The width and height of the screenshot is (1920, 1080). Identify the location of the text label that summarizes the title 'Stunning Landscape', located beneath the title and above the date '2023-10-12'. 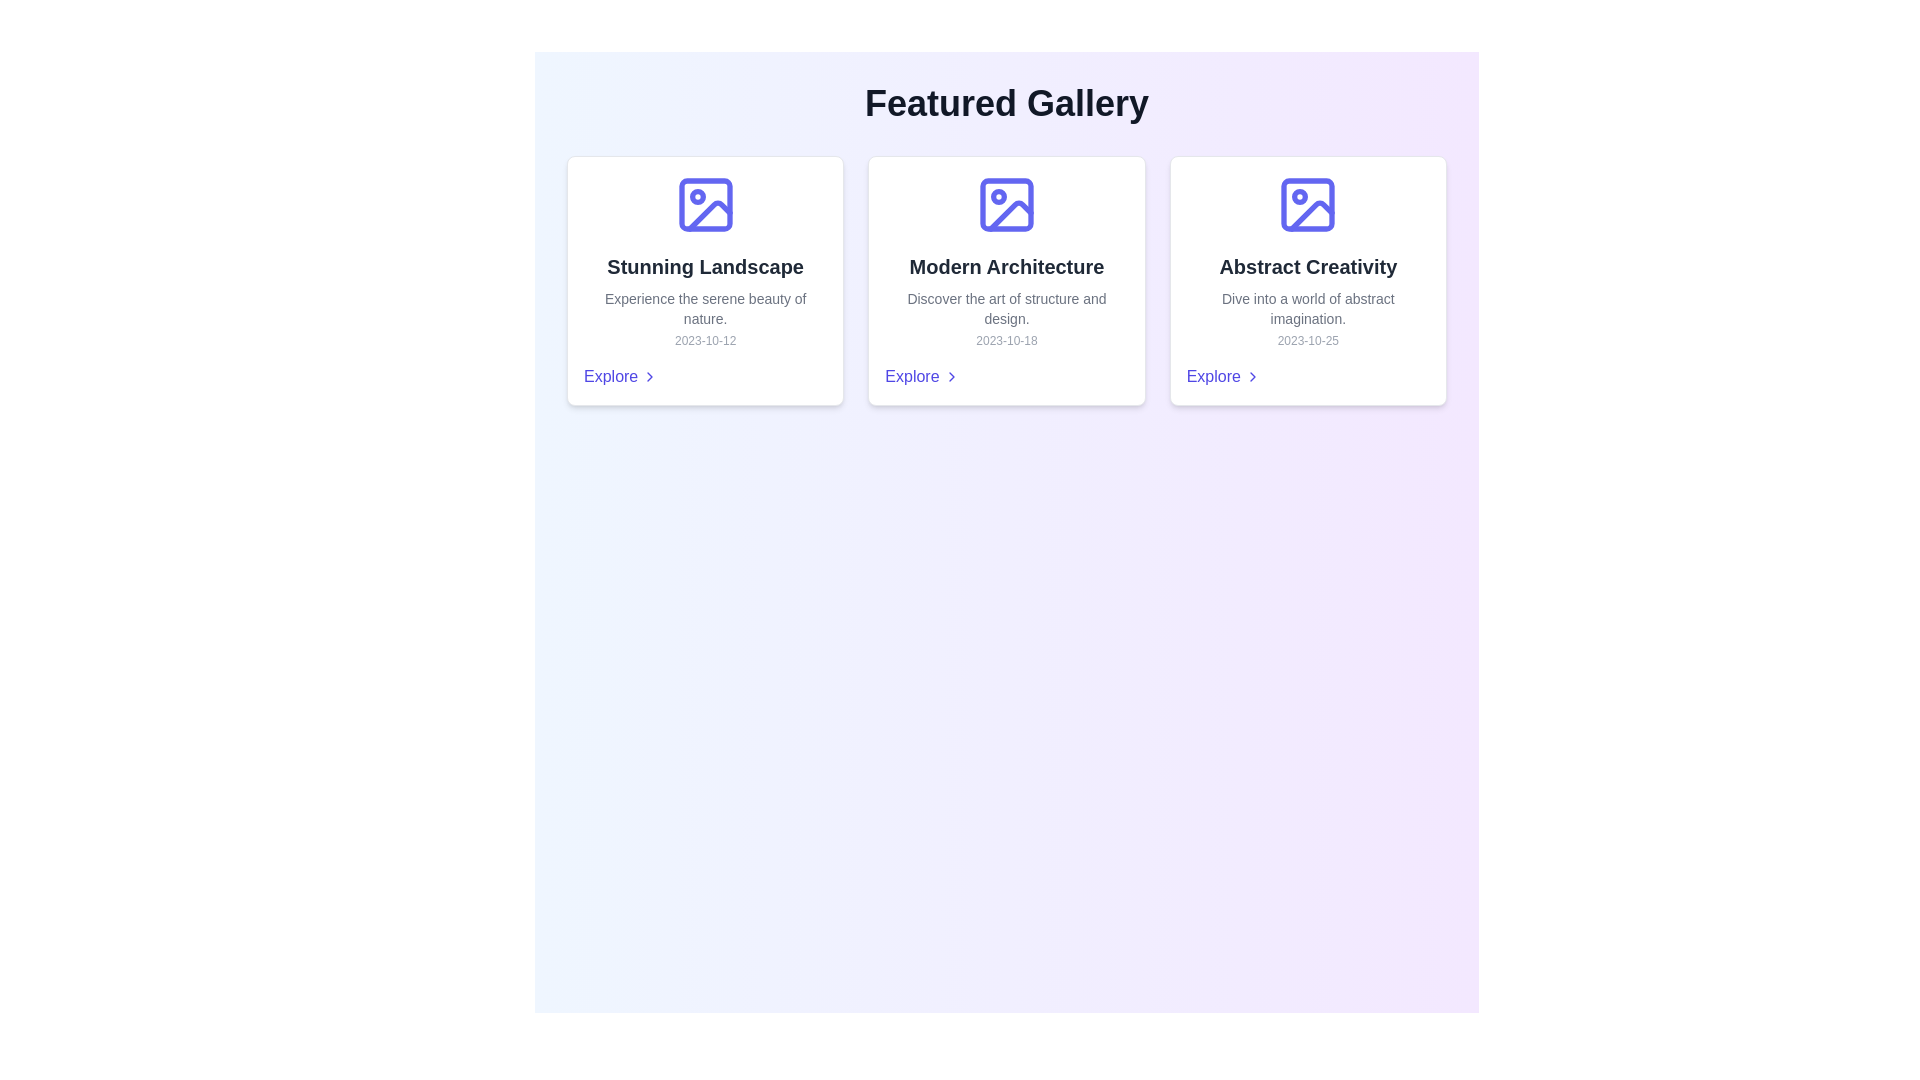
(705, 308).